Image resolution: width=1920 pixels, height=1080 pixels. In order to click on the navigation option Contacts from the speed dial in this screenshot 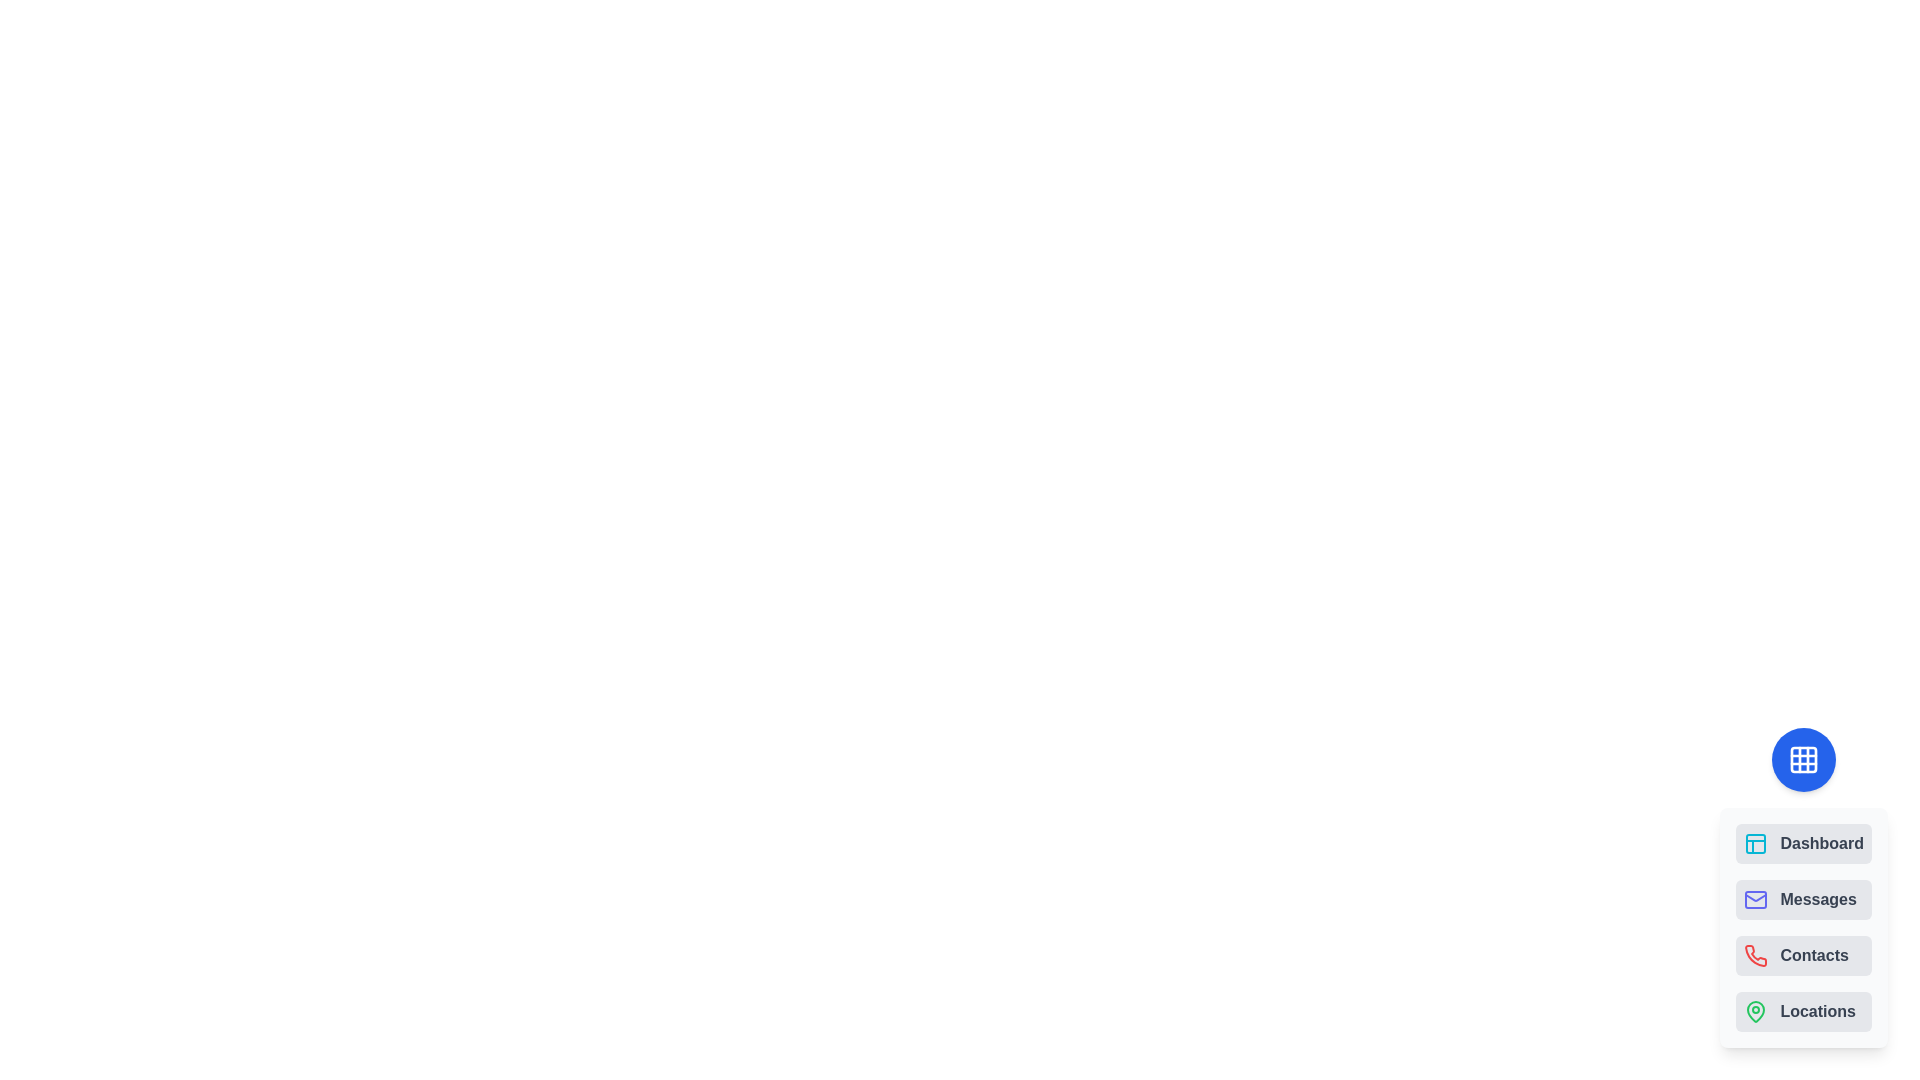, I will do `click(1804, 955)`.